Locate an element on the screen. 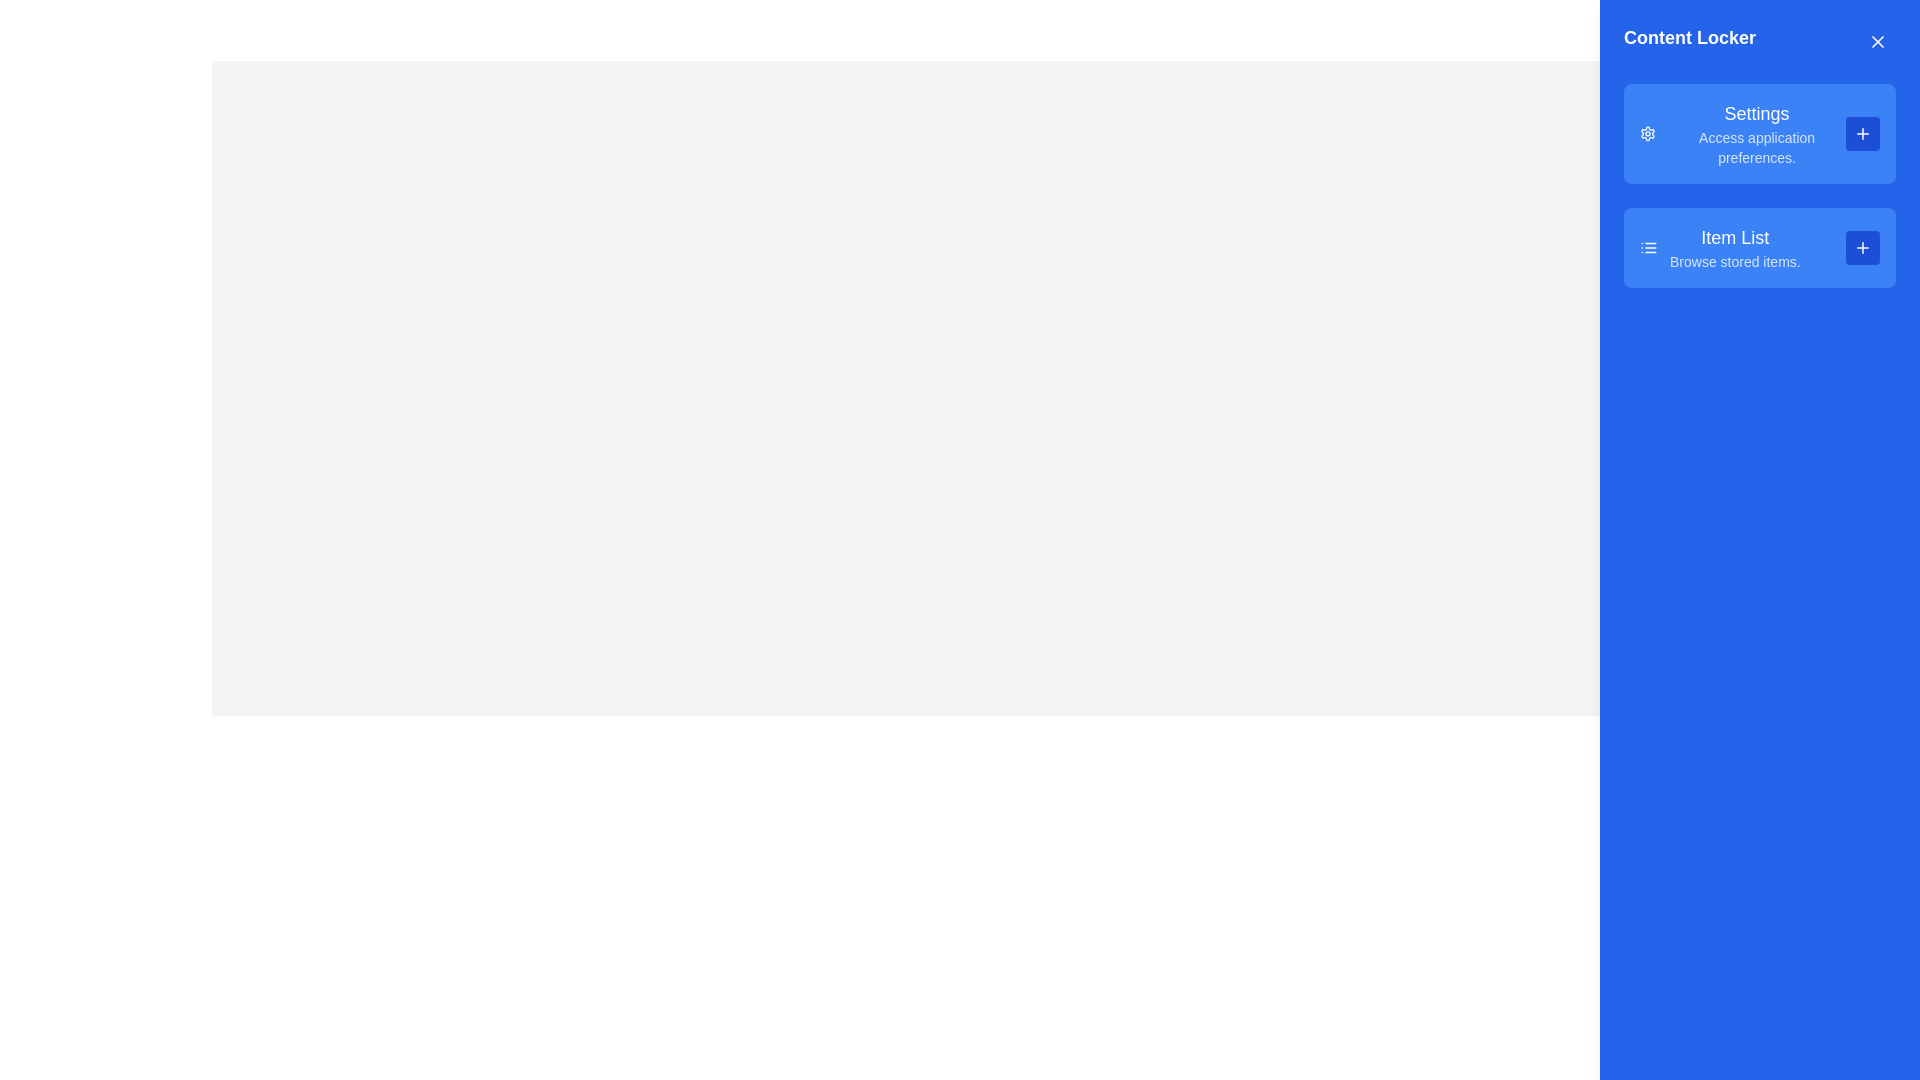 This screenshot has height=1080, width=1920. text label located at the center of the right sidebar, which serves as a heading for the section of stored items is located at coordinates (1734, 237).